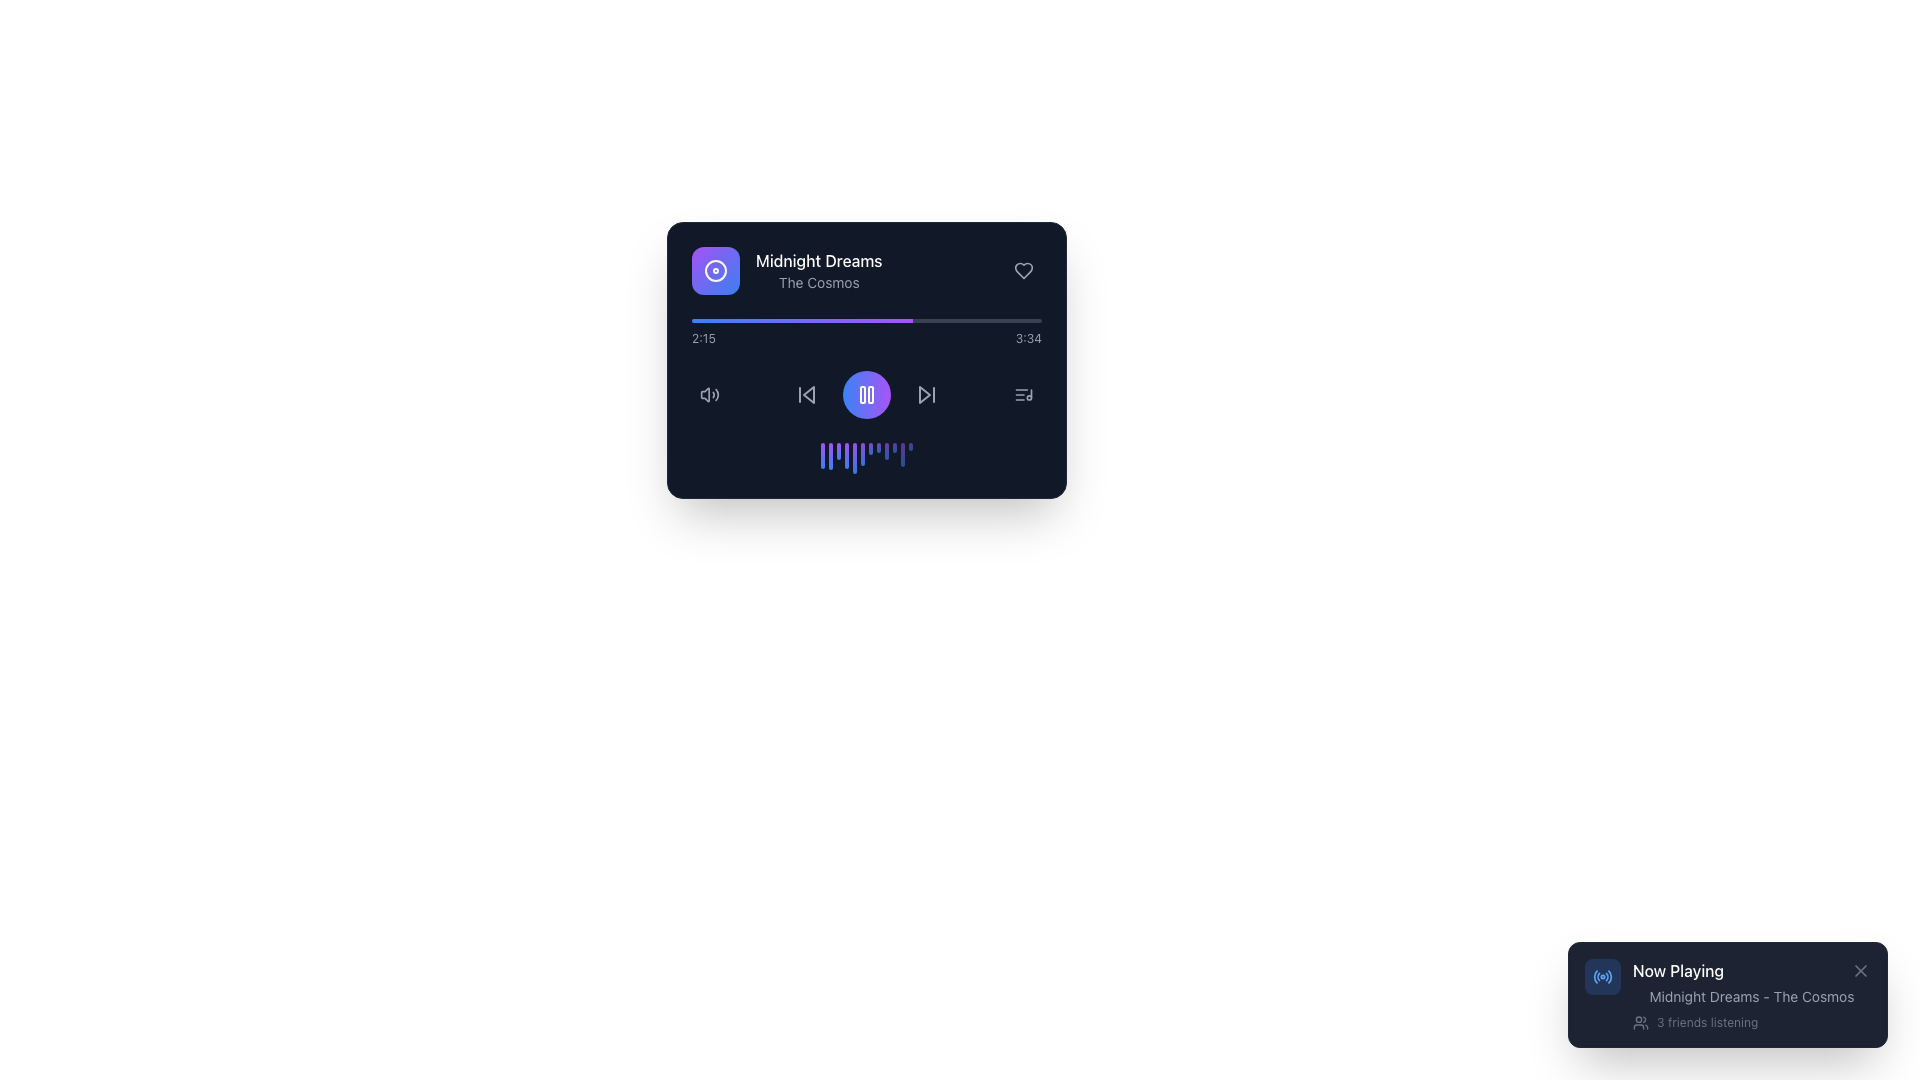 This screenshot has width=1920, height=1080. Describe the element at coordinates (1860, 970) in the screenshot. I see `the close/cancel button styled with a gray 'X' icon located at the top-right corner of the 'Now Playing' section` at that location.